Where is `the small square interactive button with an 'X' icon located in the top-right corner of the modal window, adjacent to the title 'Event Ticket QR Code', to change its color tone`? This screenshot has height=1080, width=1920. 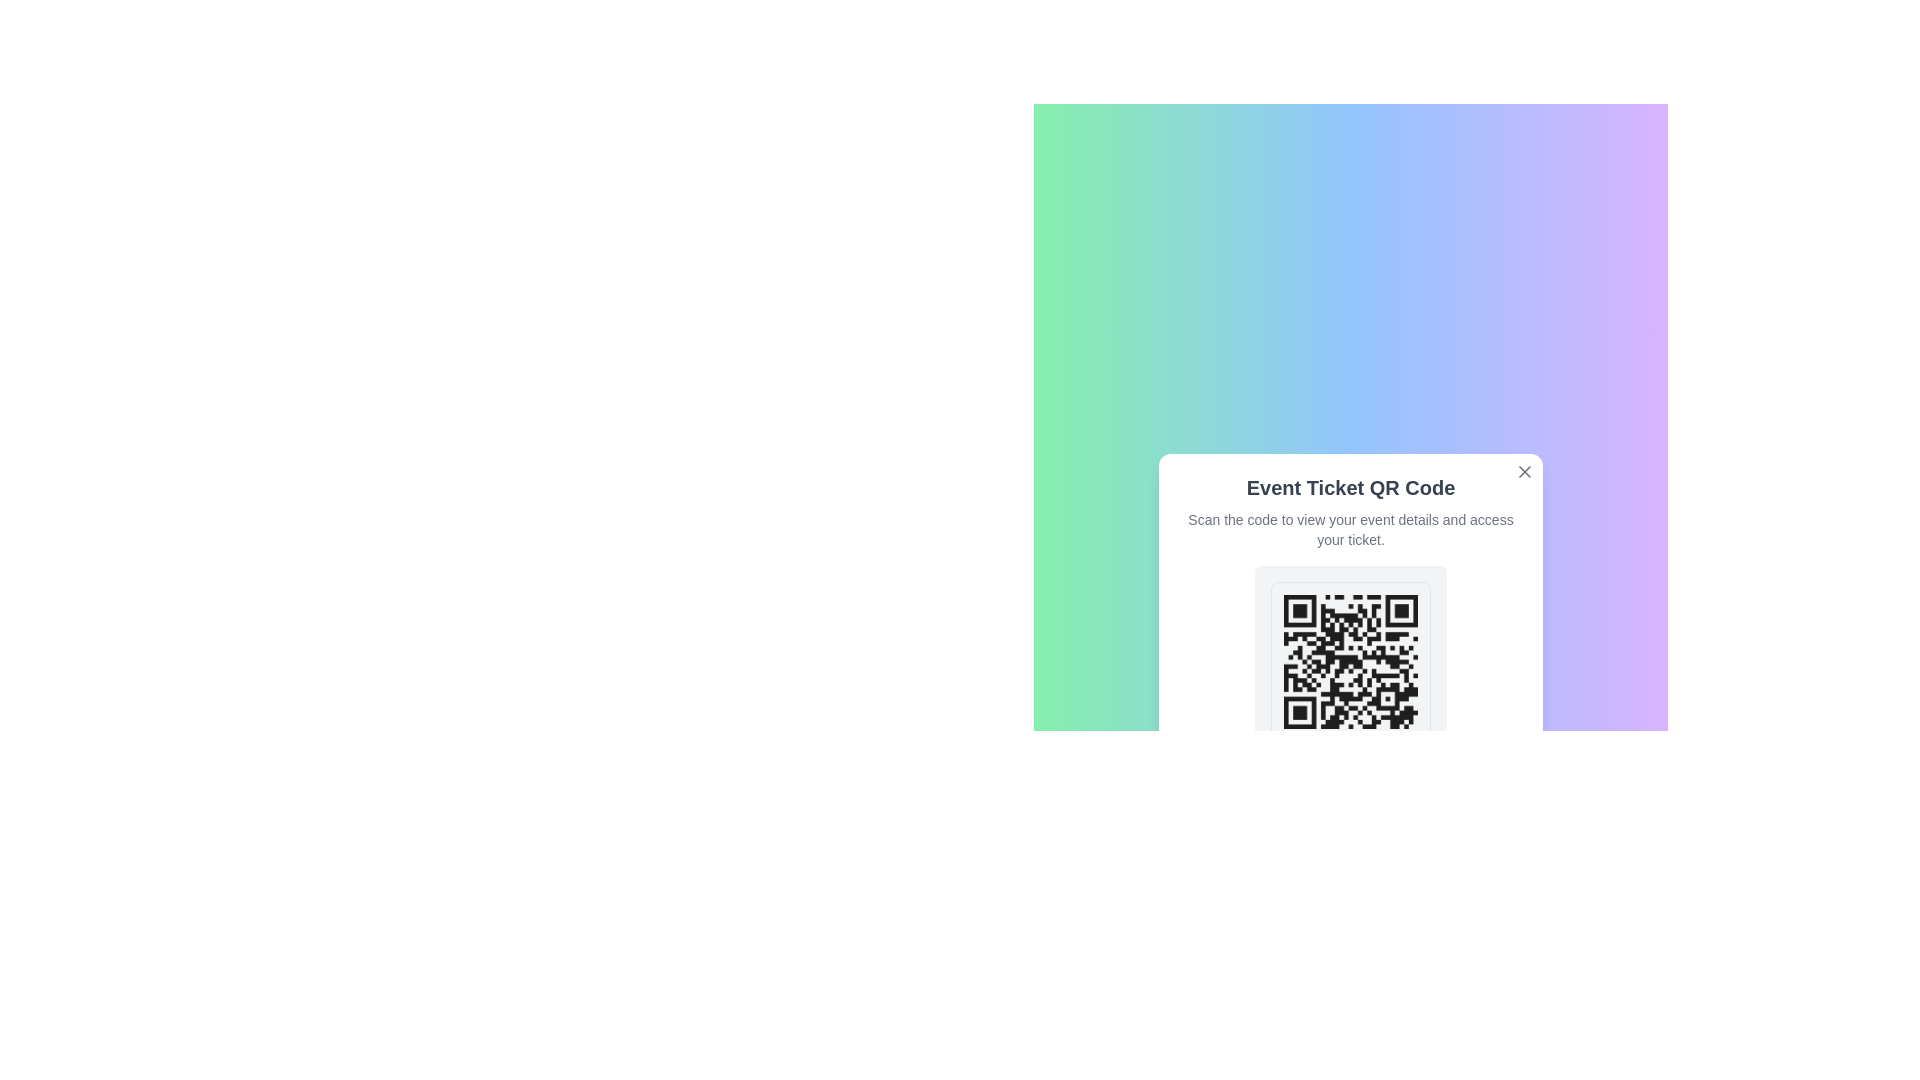 the small square interactive button with an 'X' icon located in the top-right corner of the modal window, adjacent to the title 'Event Ticket QR Code', to change its color tone is located at coordinates (1524, 471).